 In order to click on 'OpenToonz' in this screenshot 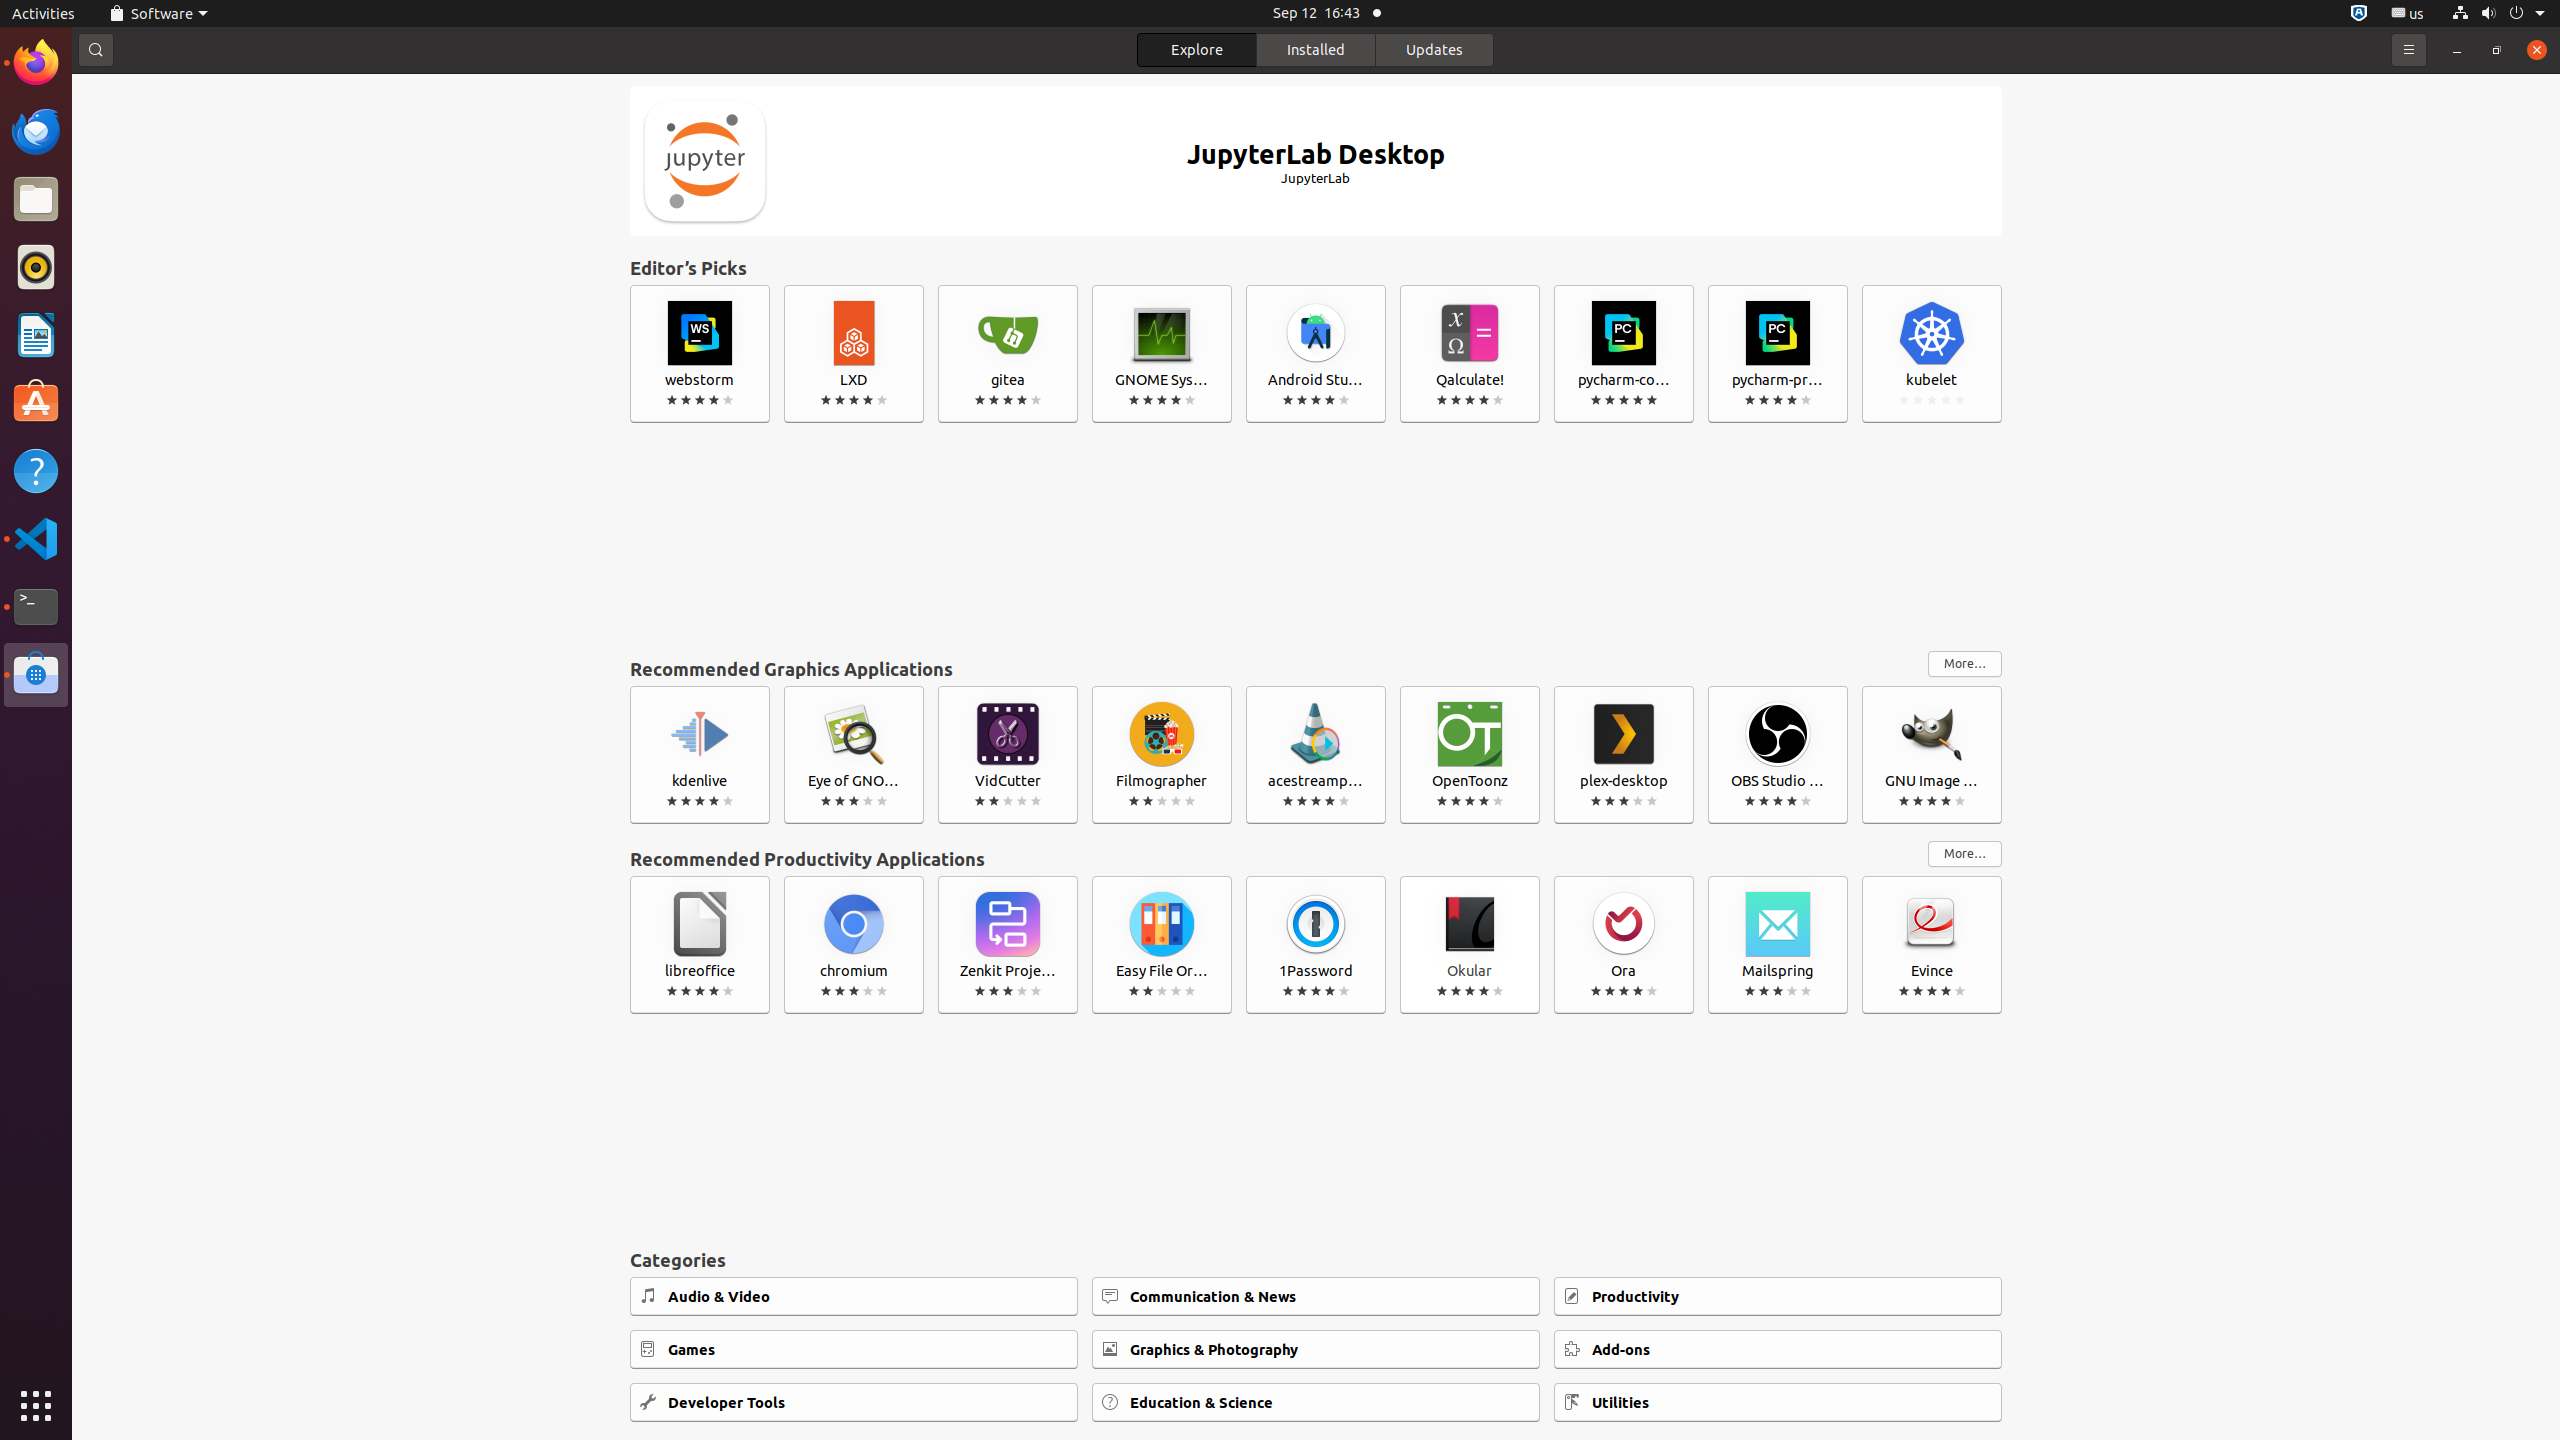, I will do `click(1468, 754)`.